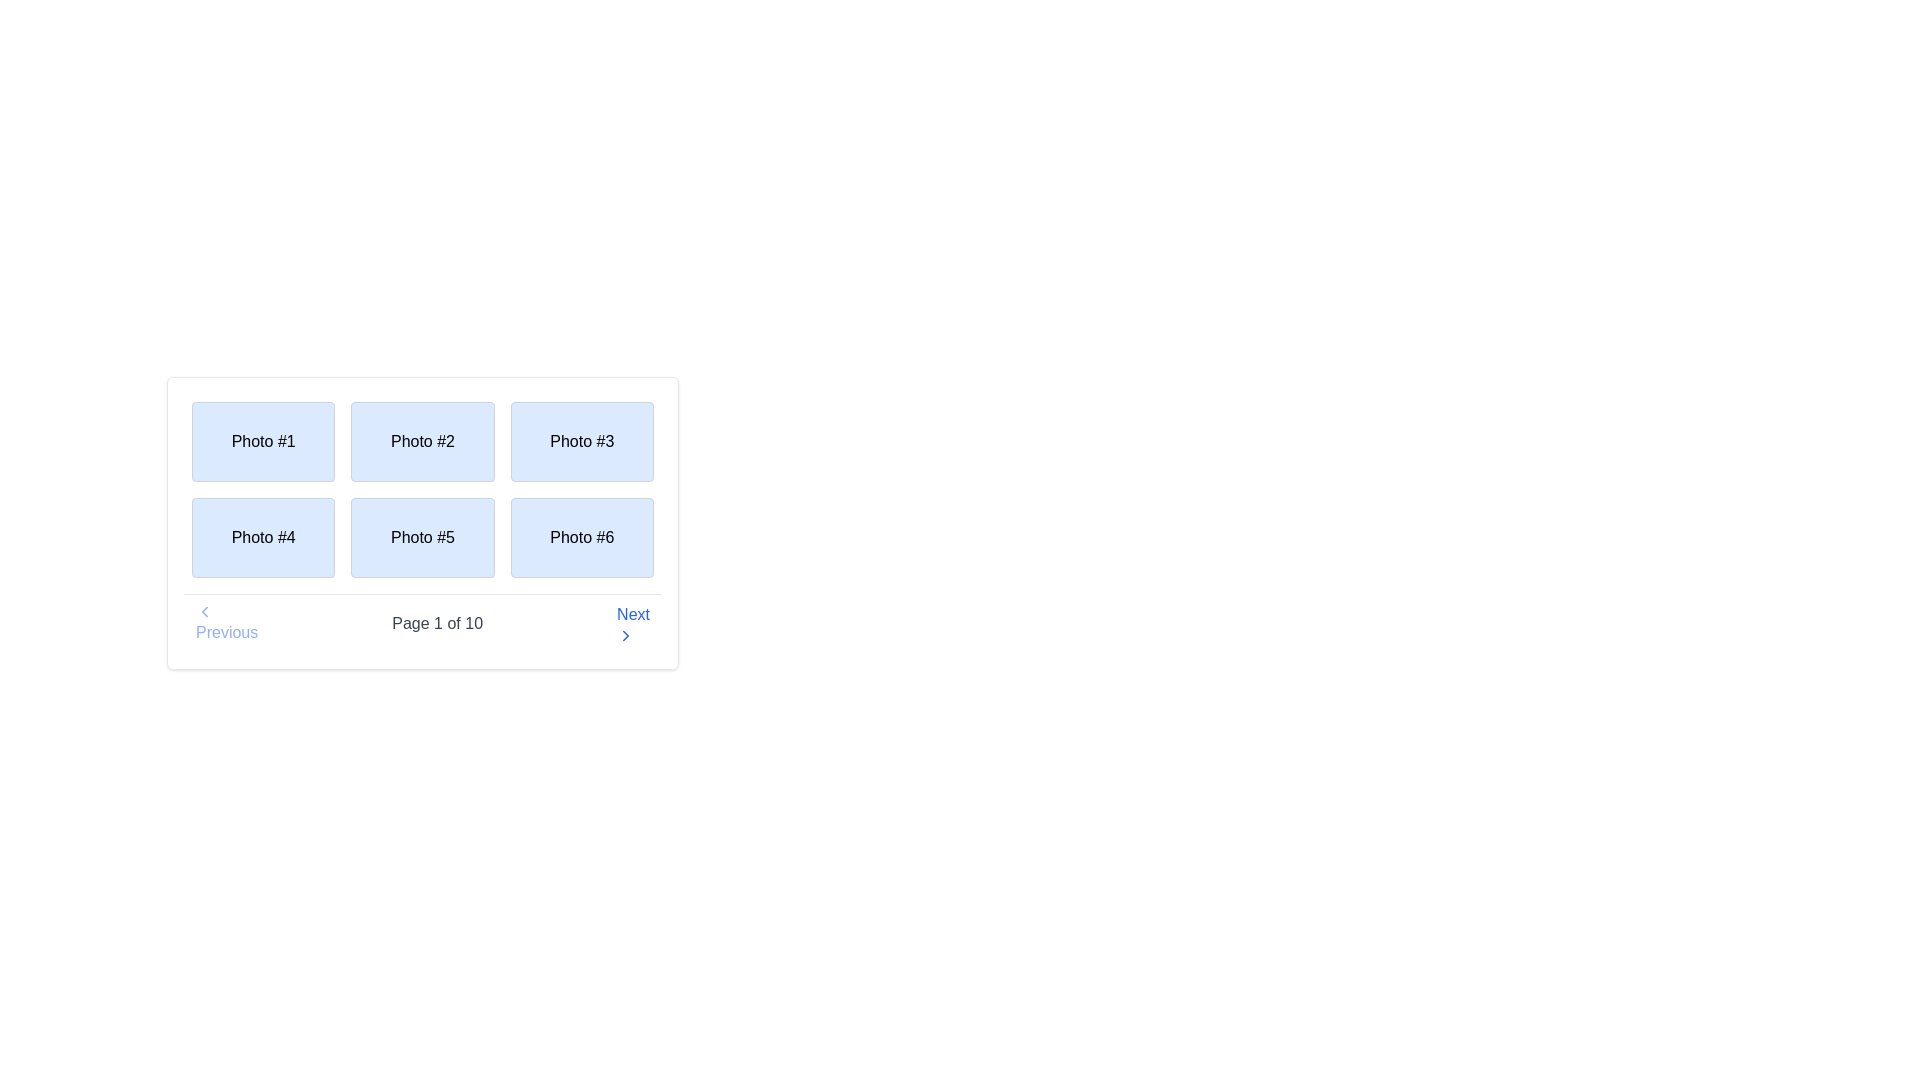  I want to click on the button representing the fifth photo in the grid layout, so click(421, 536).